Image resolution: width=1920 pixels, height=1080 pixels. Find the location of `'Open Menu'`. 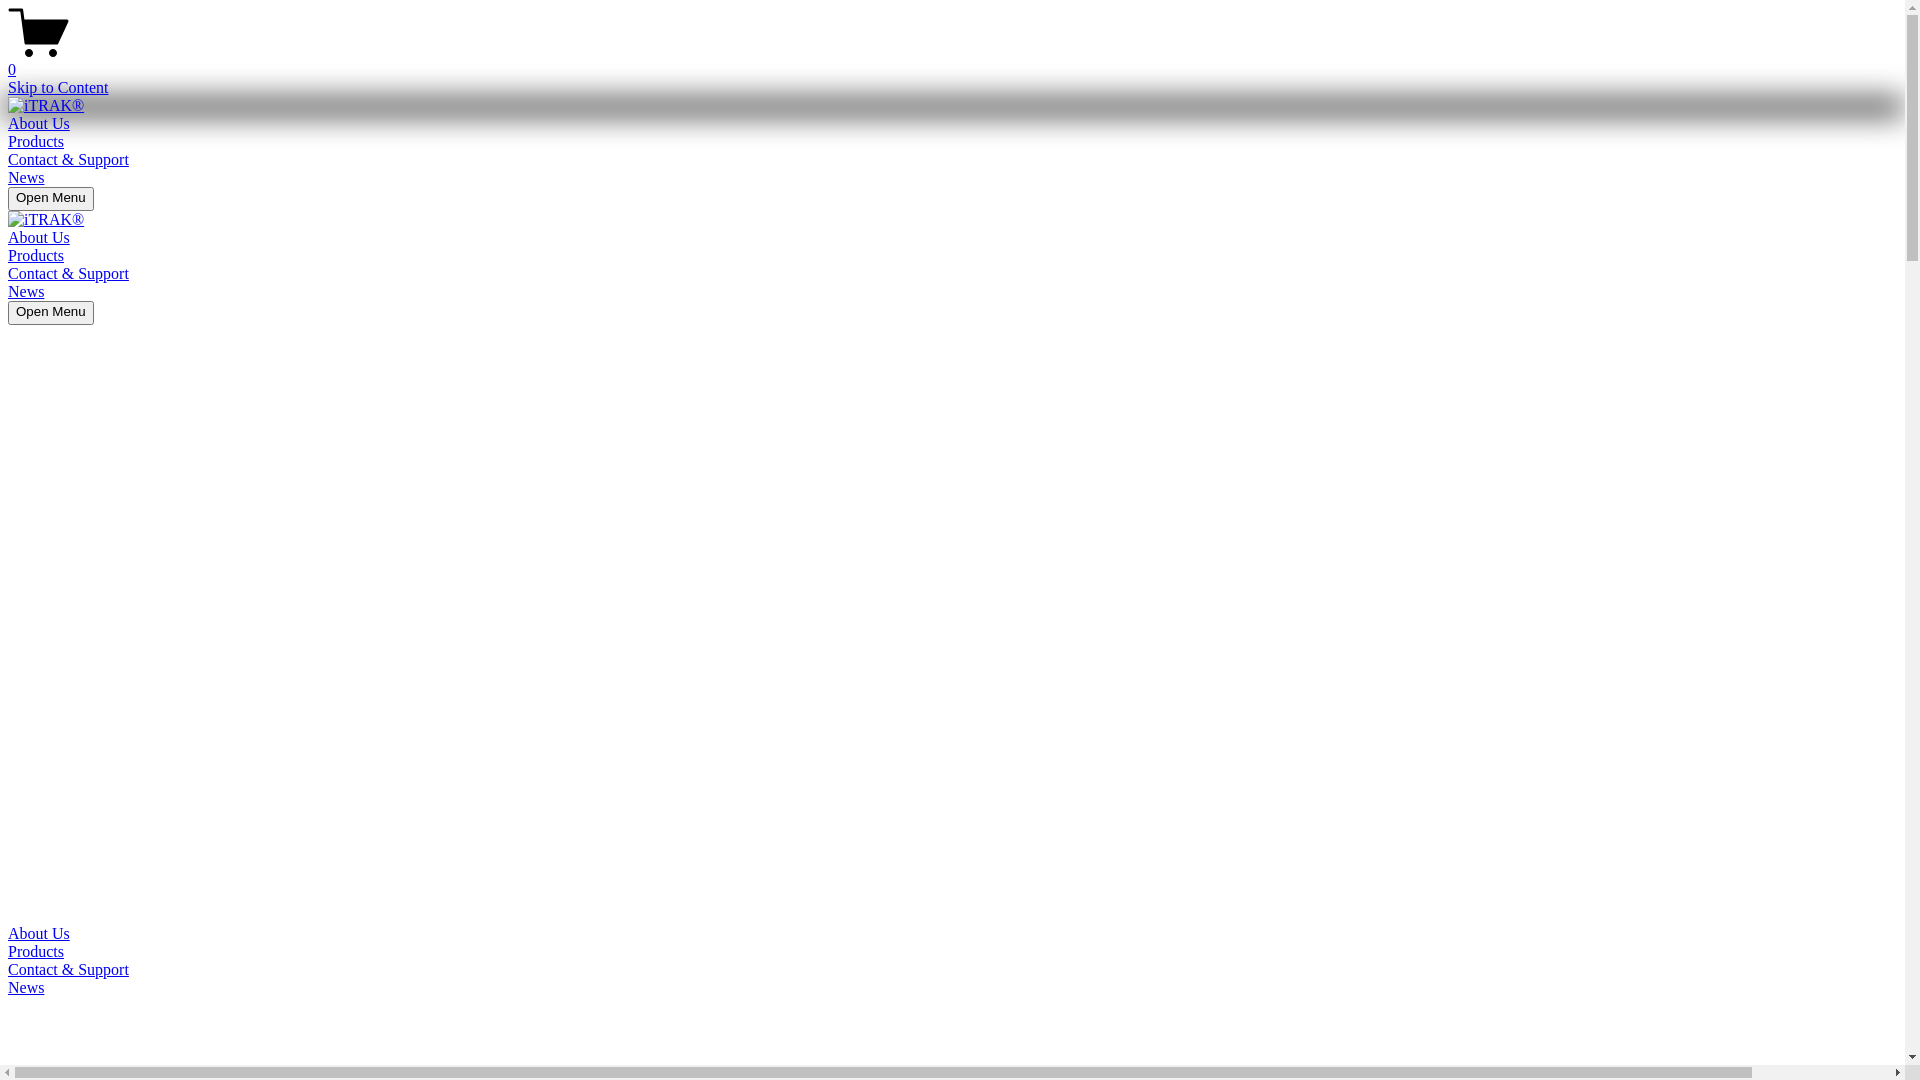

'Open Menu' is located at coordinates (51, 199).